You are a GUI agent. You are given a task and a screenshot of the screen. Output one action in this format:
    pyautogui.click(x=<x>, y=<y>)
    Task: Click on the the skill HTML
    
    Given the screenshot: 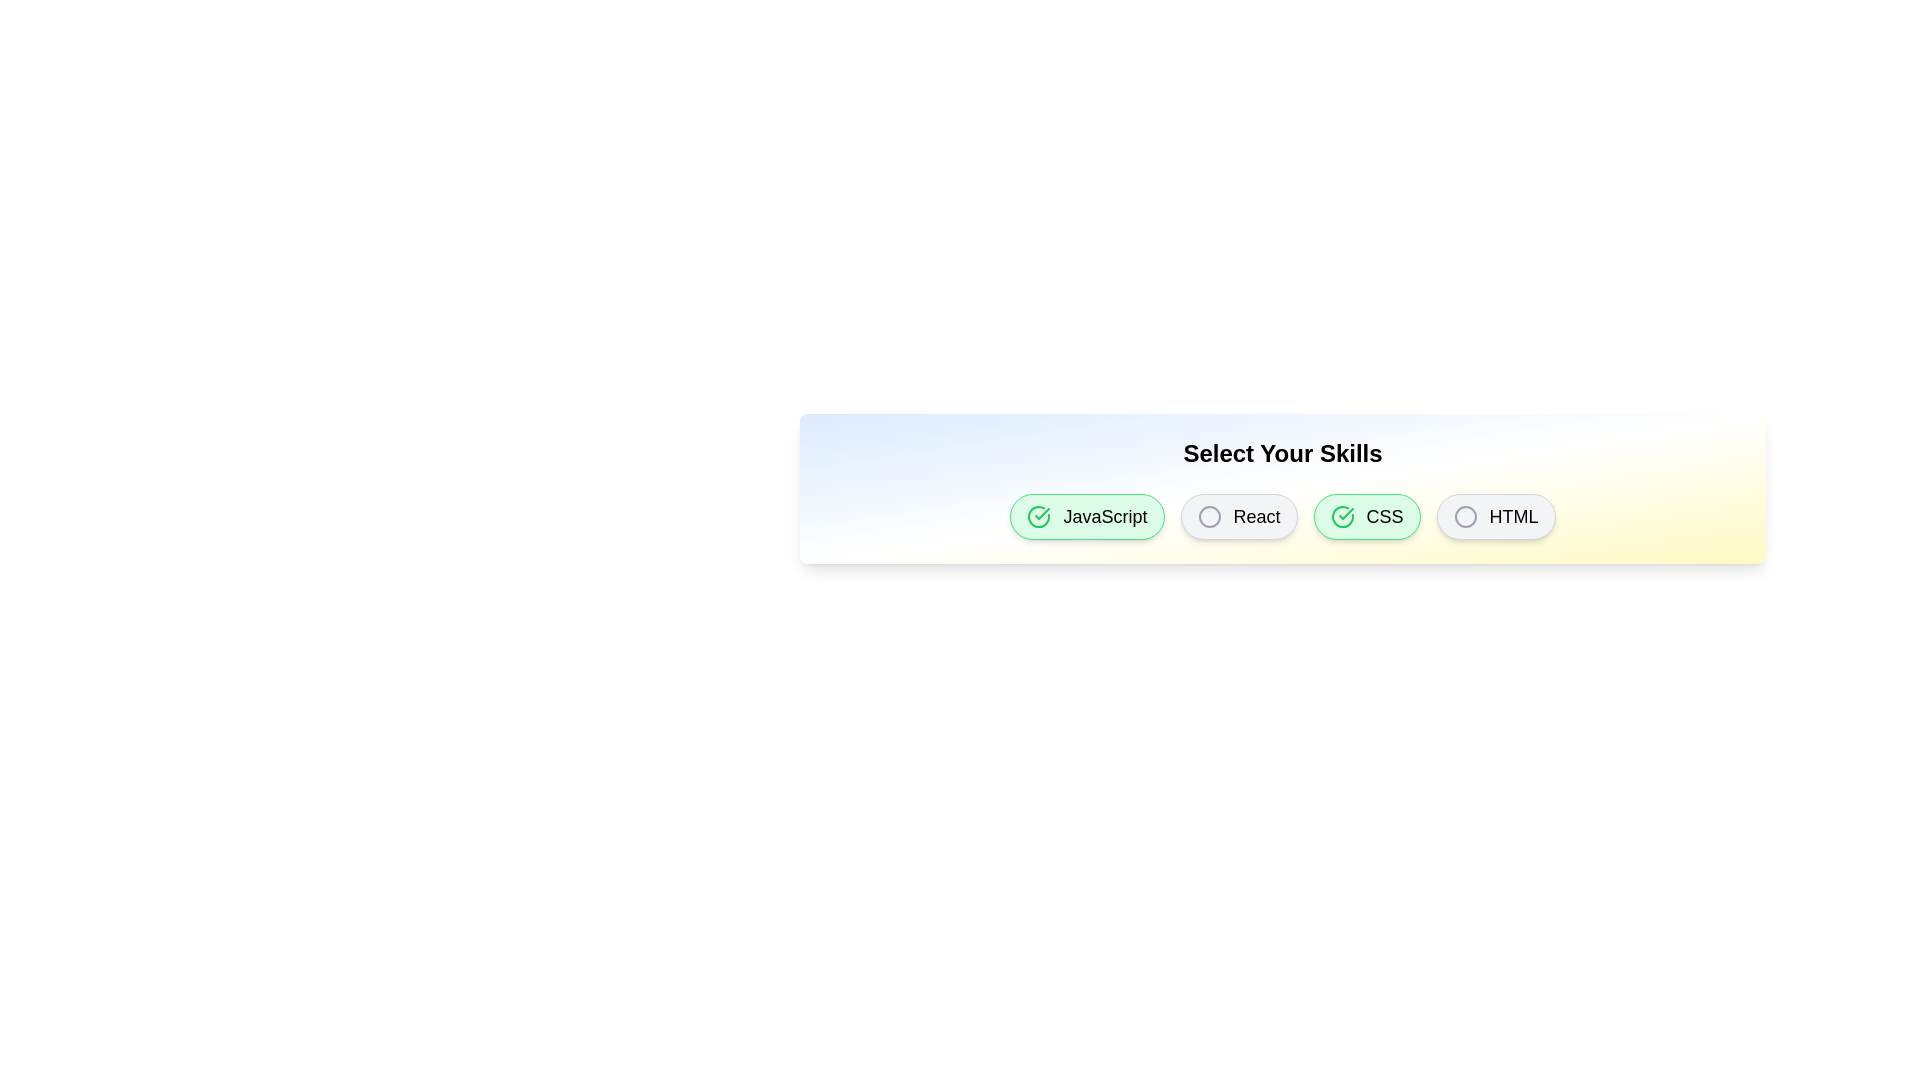 What is the action you would take?
    pyautogui.click(x=1496, y=515)
    